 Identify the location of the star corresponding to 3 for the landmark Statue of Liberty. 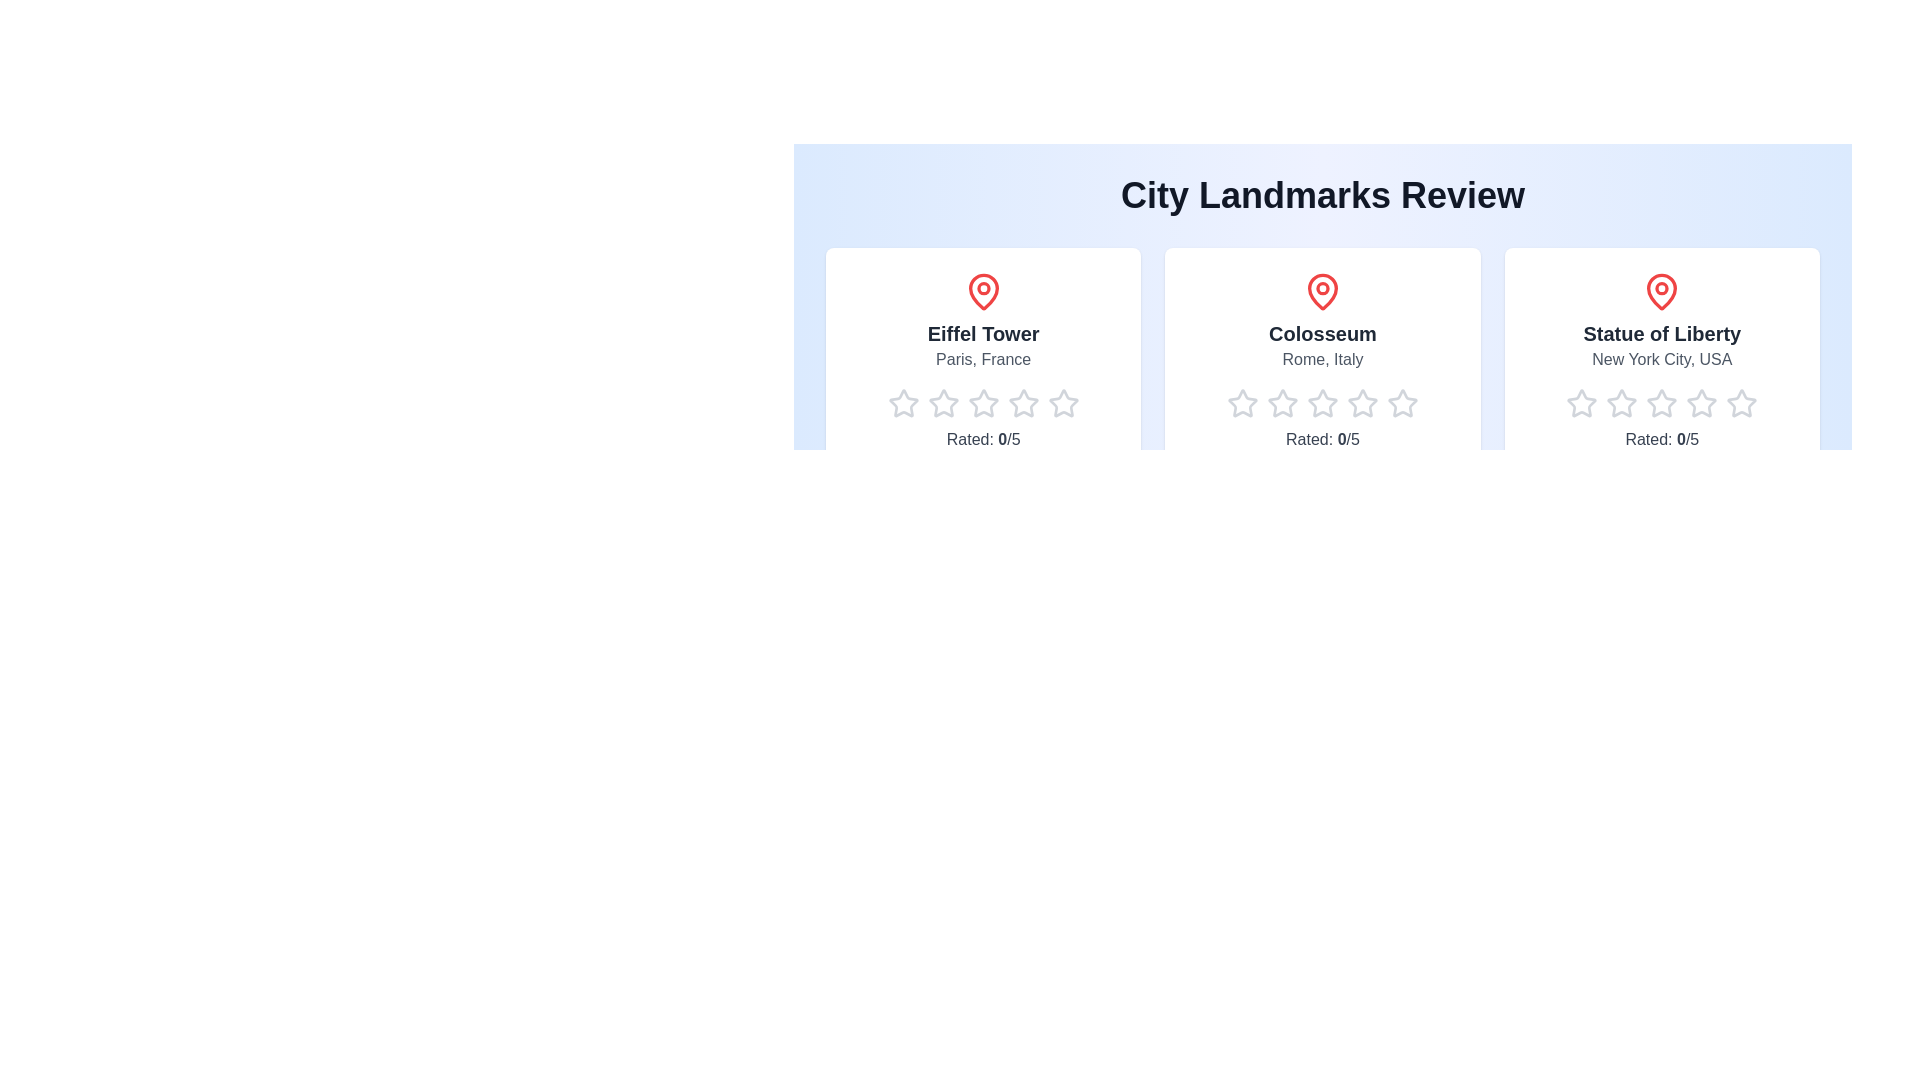
(1646, 404).